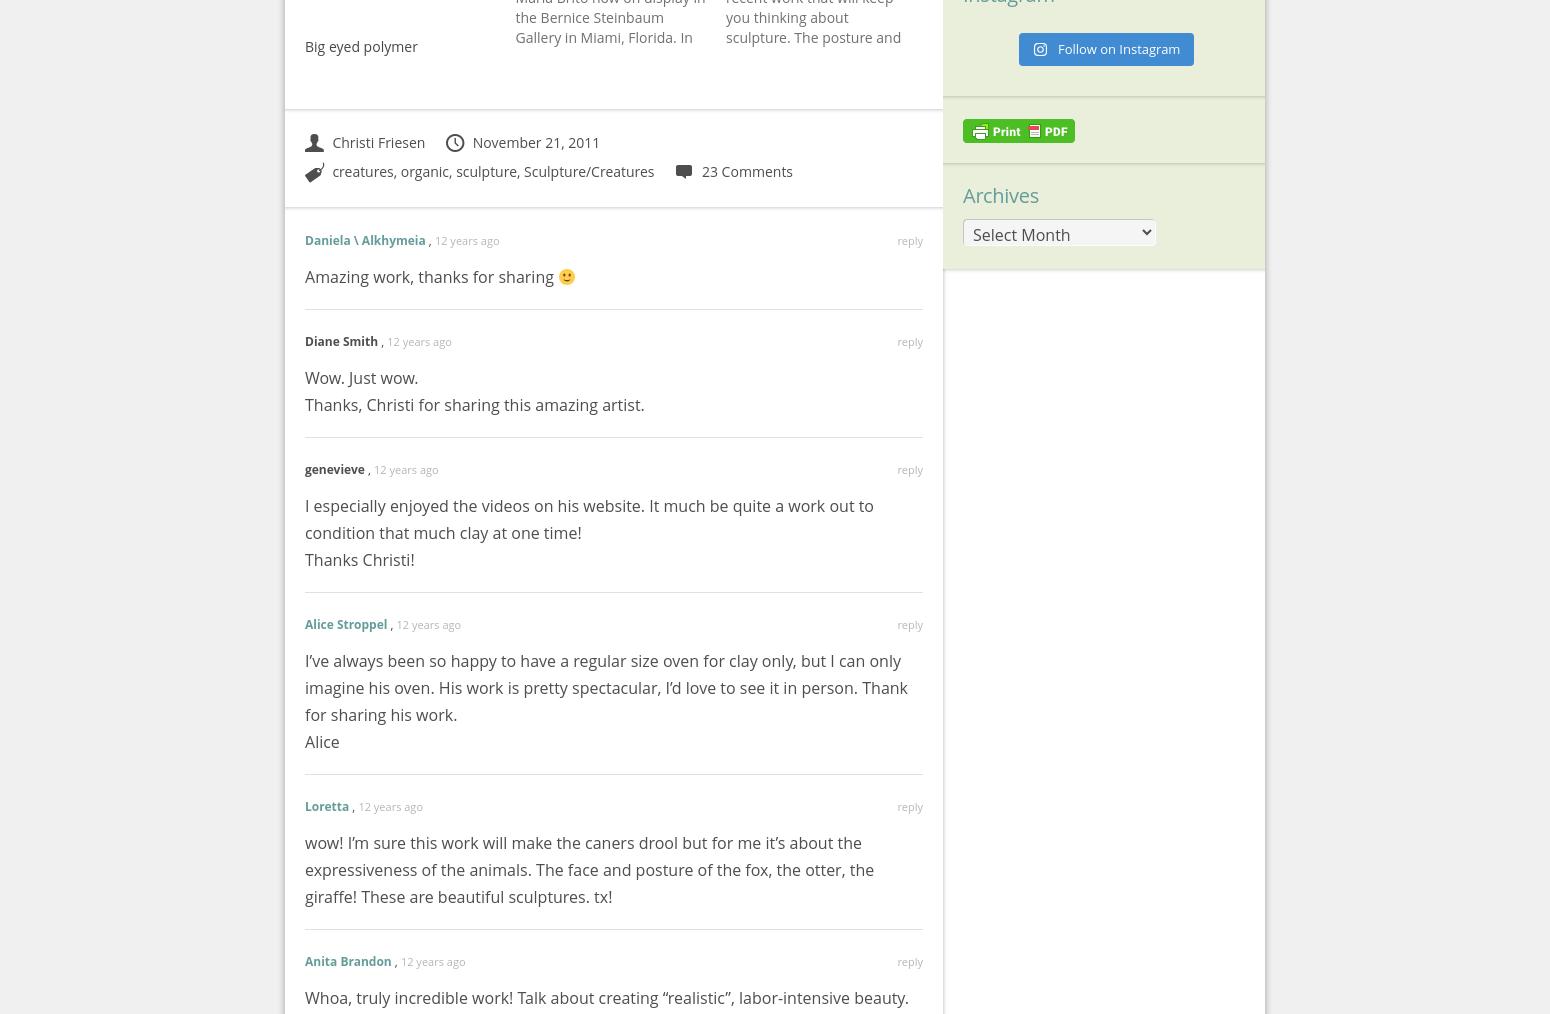 This screenshot has width=1550, height=1014. Describe the element at coordinates (364, 239) in the screenshot. I see `'Daniela \ Alkhymeia'` at that location.